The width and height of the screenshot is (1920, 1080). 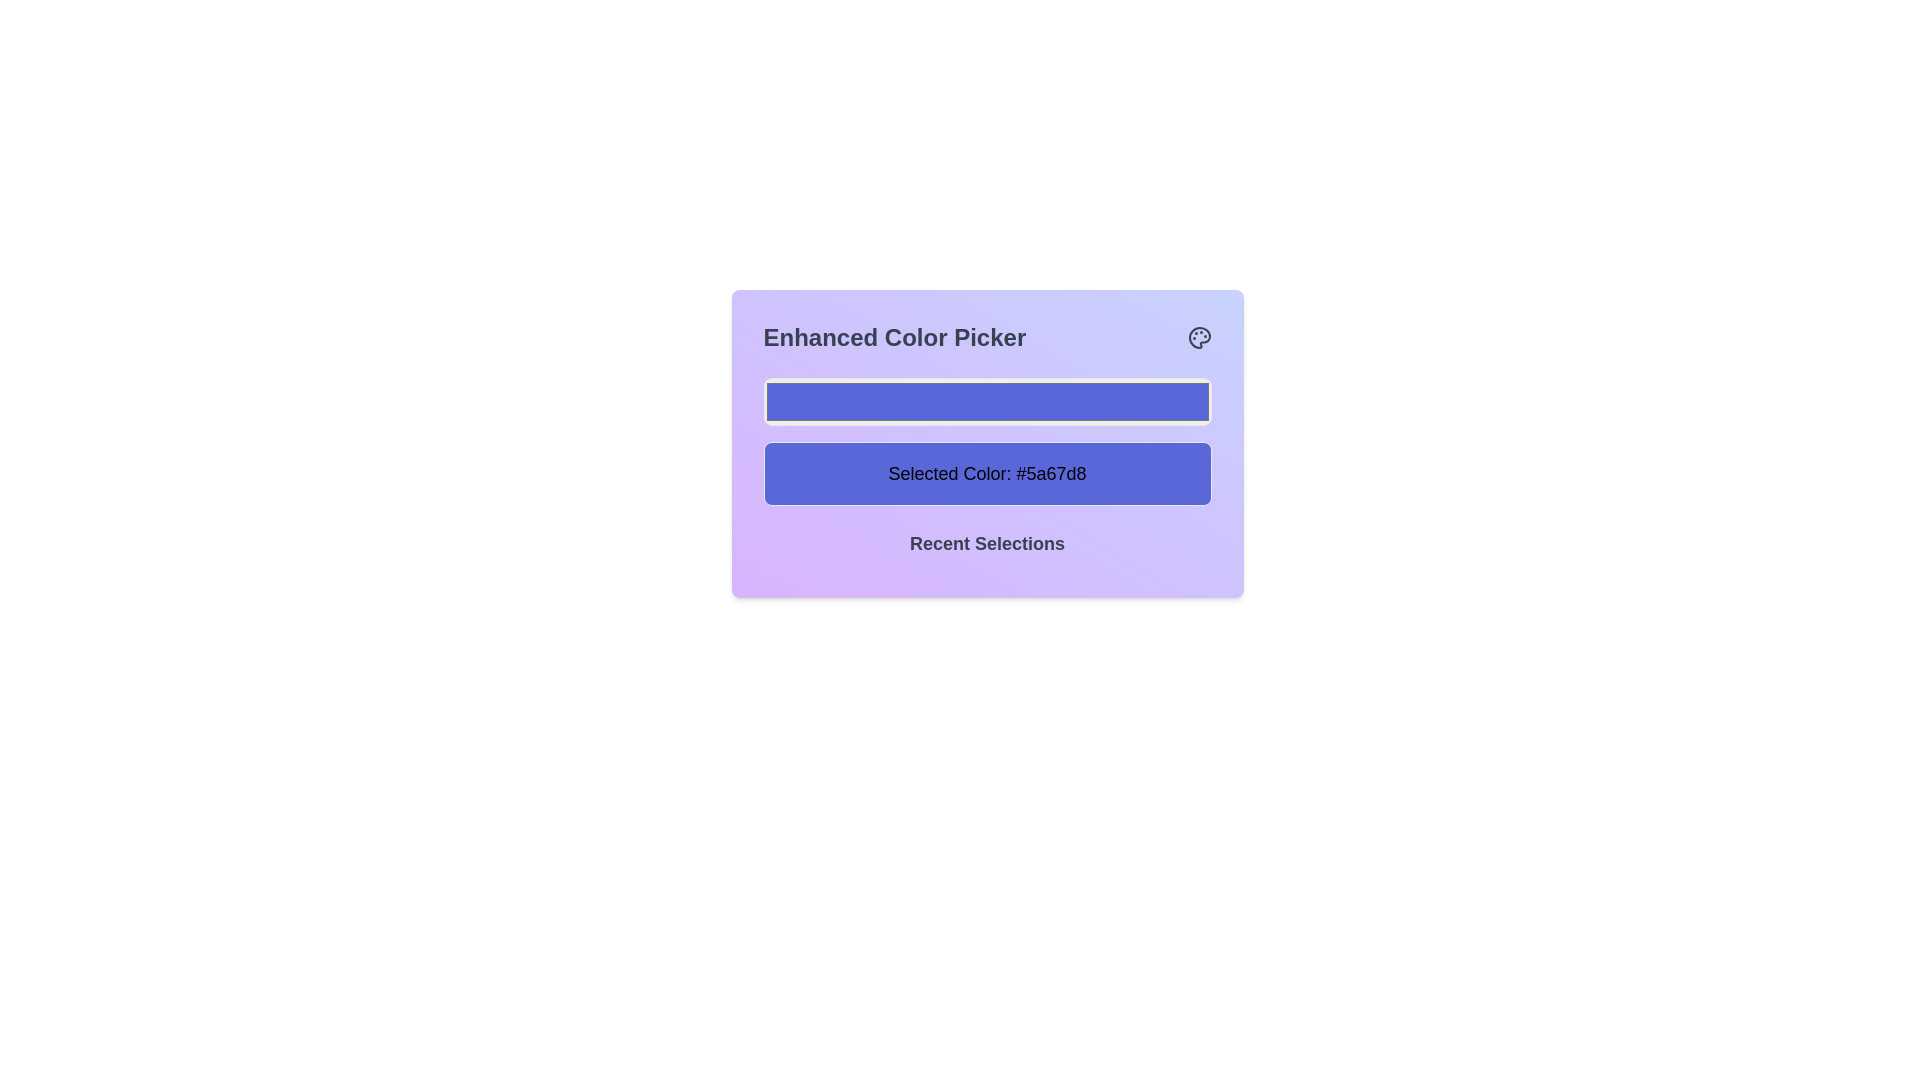 What do you see at coordinates (987, 547) in the screenshot?
I see `the 'Recent Selections' text label, which is styled in bold and semibold gray font and positioned at the bottom of a gradient background box` at bounding box center [987, 547].